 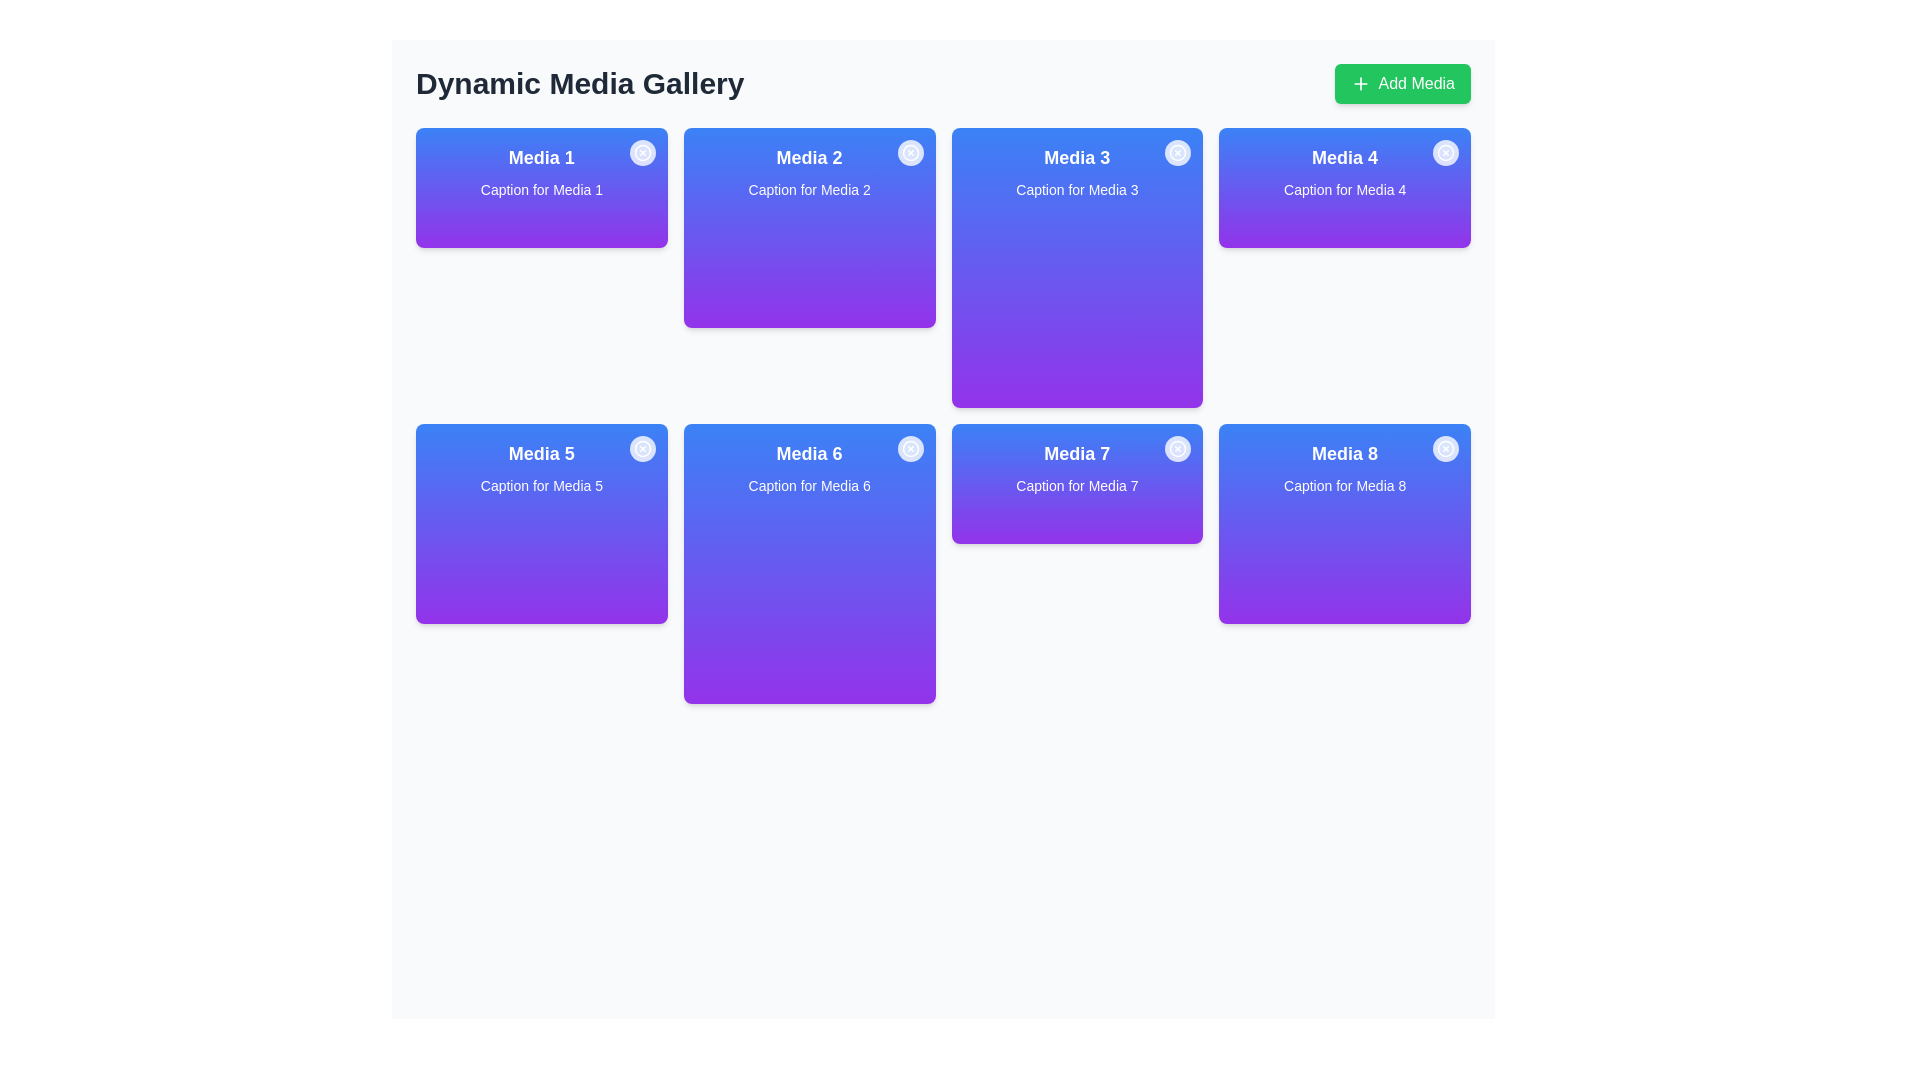 What do you see at coordinates (1401, 83) in the screenshot?
I see `the green 'Add Media' button with a plus icon` at bounding box center [1401, 83].